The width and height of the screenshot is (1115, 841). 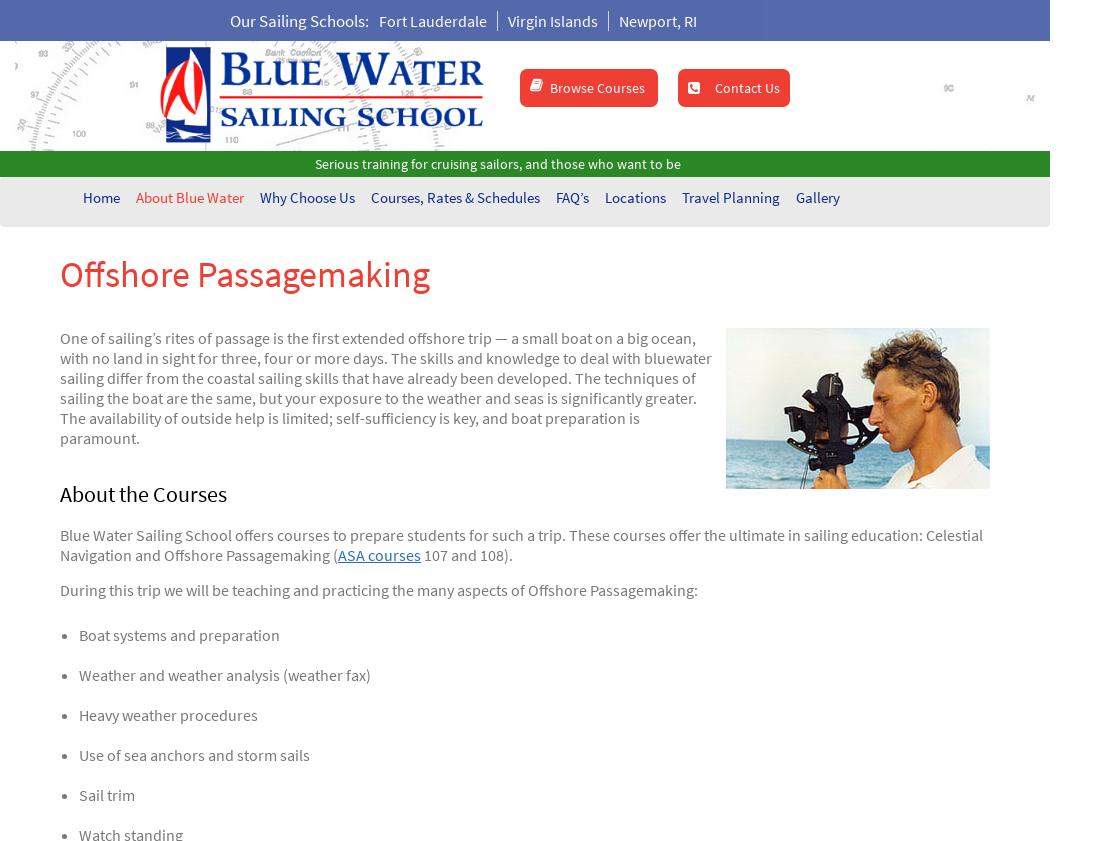 I want to click on 'Sail trim', so click(x=107, y=794).